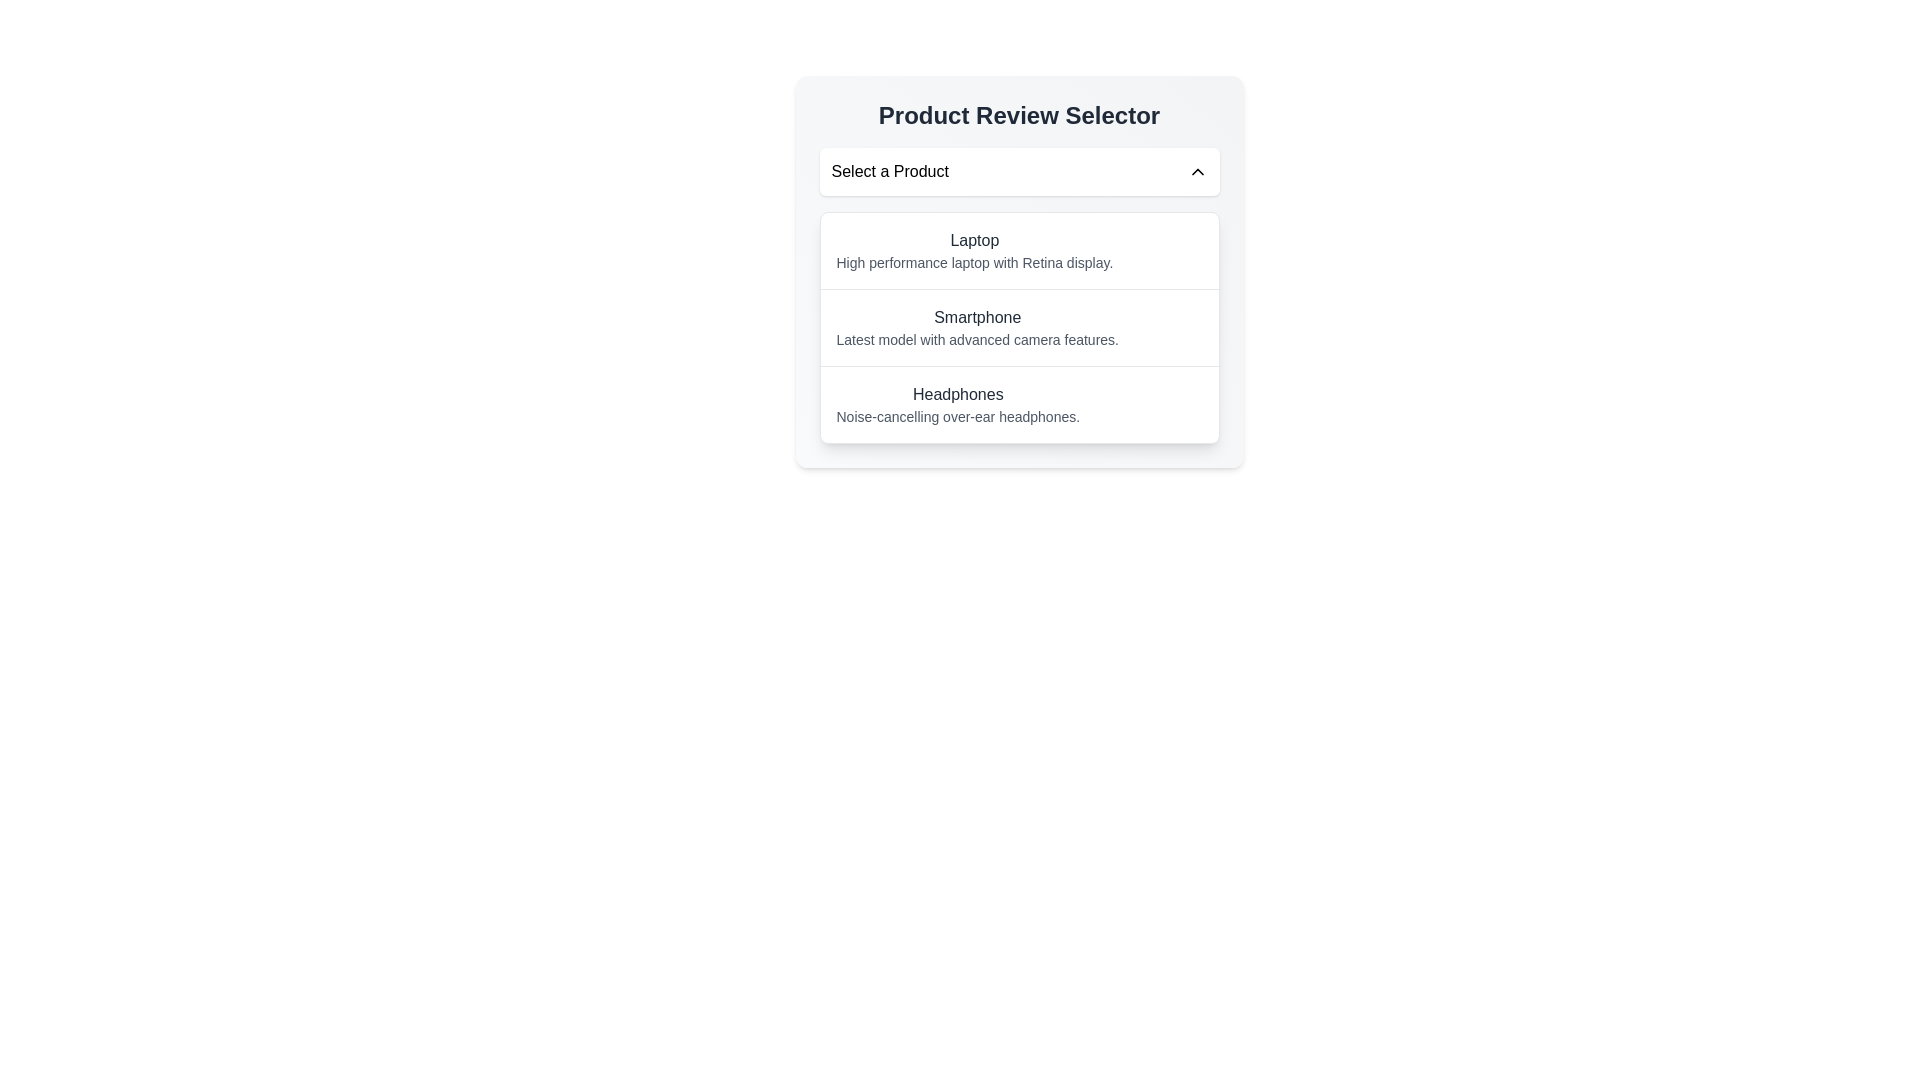 The height and width of the screenshot is (1080, 1920). I want to click on the text element titled 'Headphones' which describes 'Noise-cancelling over-ear headphones.' in the dropdown menu under 'Product Review Selector', so click(957, 405).